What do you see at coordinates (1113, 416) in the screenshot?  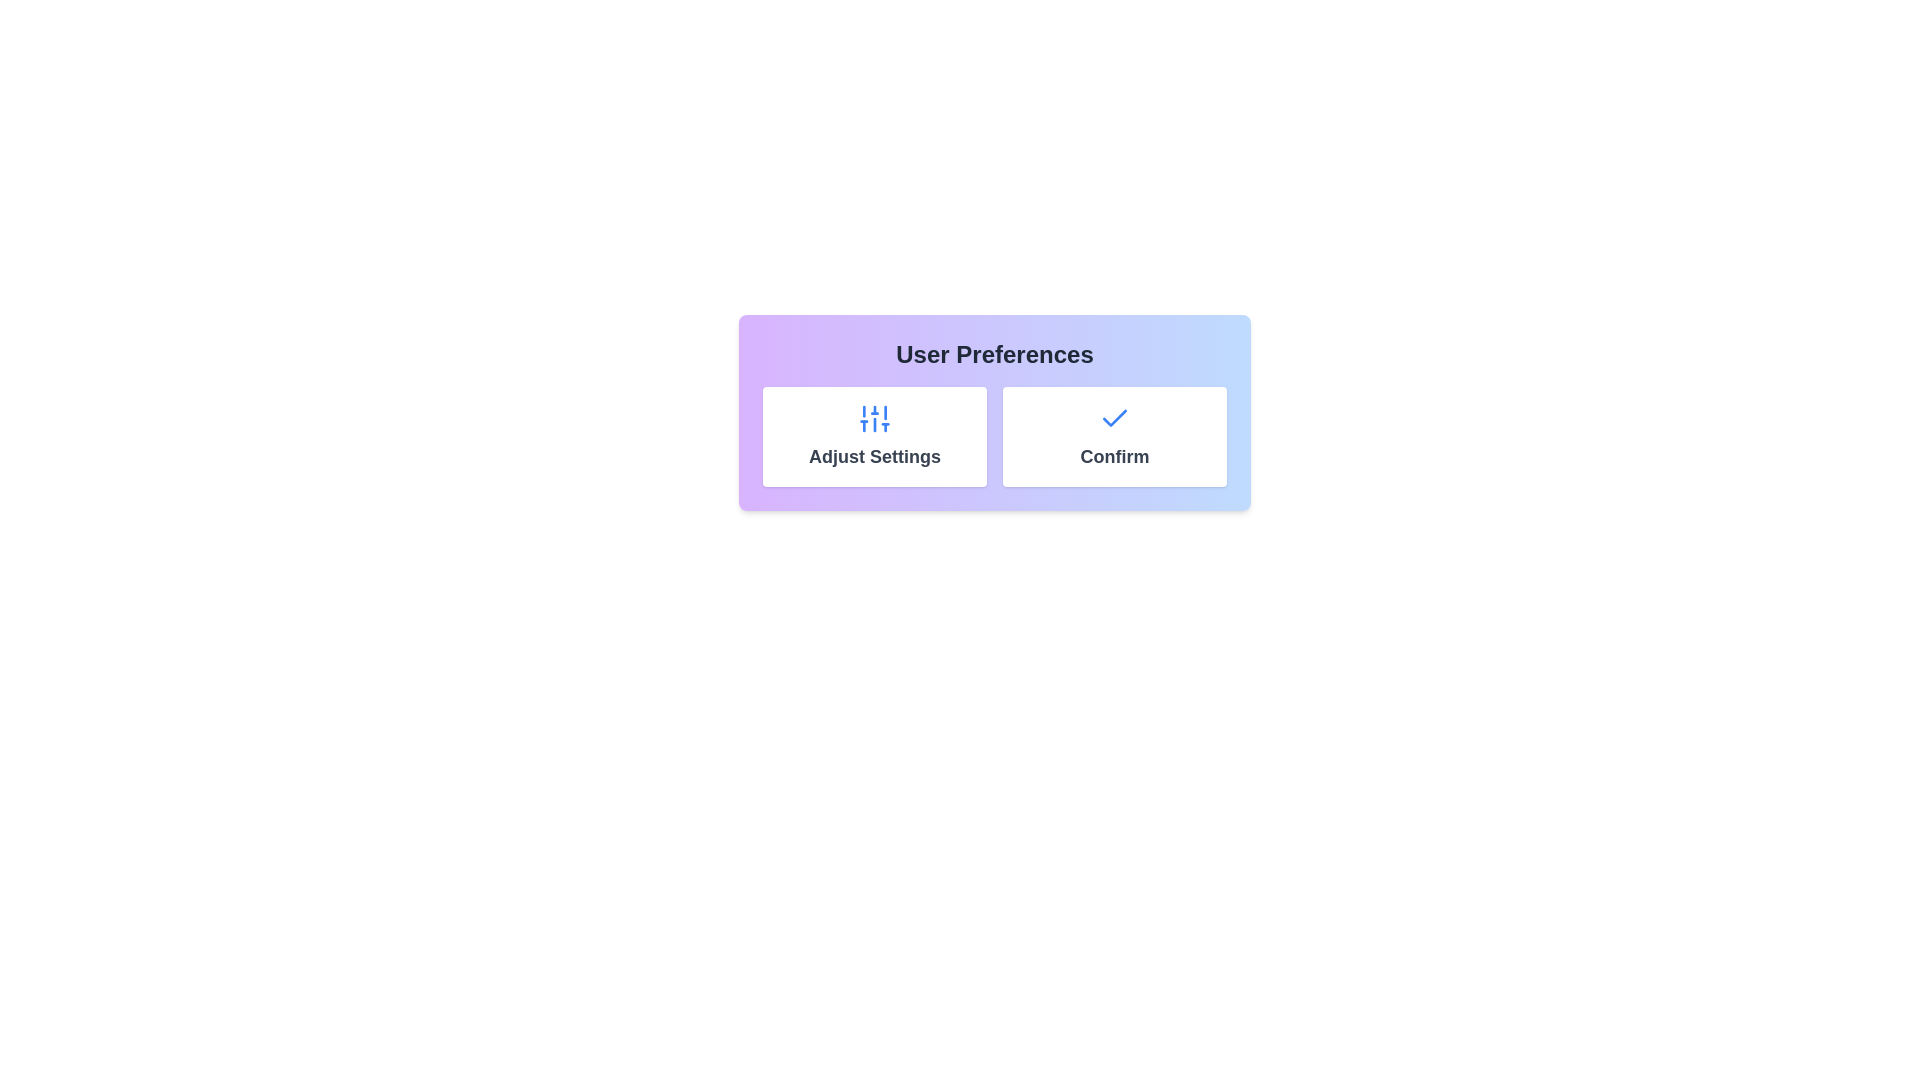 I see `the checkmark icon located in the 'Confirm' button within the 'User Preferences' panel` at bounding box center [1113, 416].